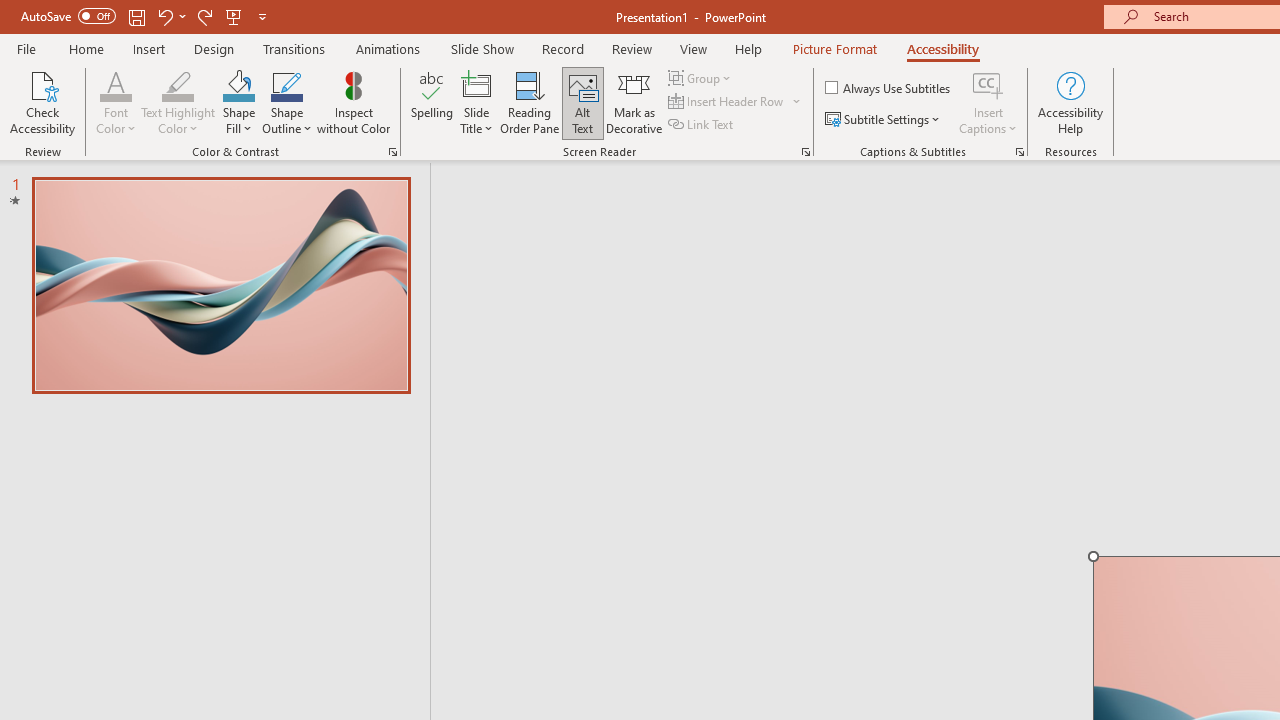 The image size is (1280, 720). Describe the element at coordinates (1020, 150) in the screenshot. I see `'Captions & Subtitles'` at that location.